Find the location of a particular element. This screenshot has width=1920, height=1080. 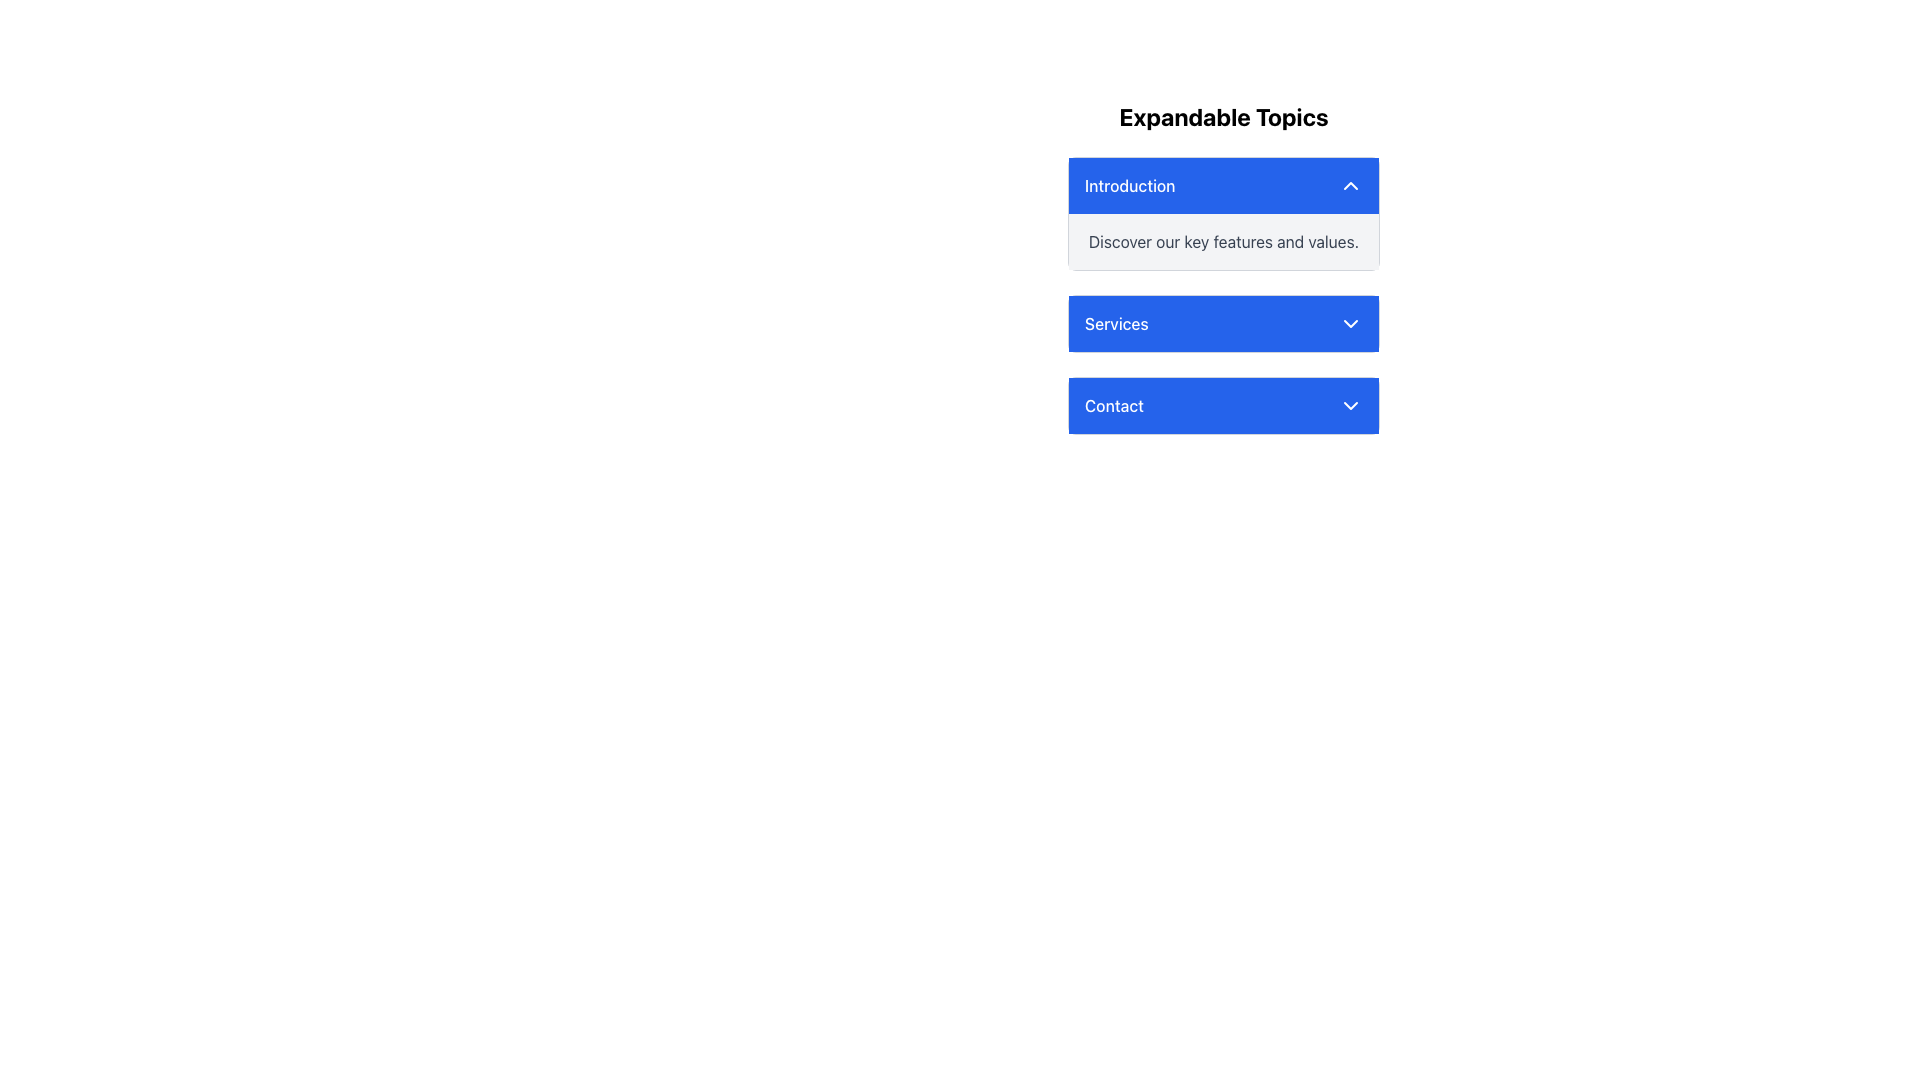

the 'Services' text label, which is styled in bold white font on a blue background is located at coordinates (1115, 323).